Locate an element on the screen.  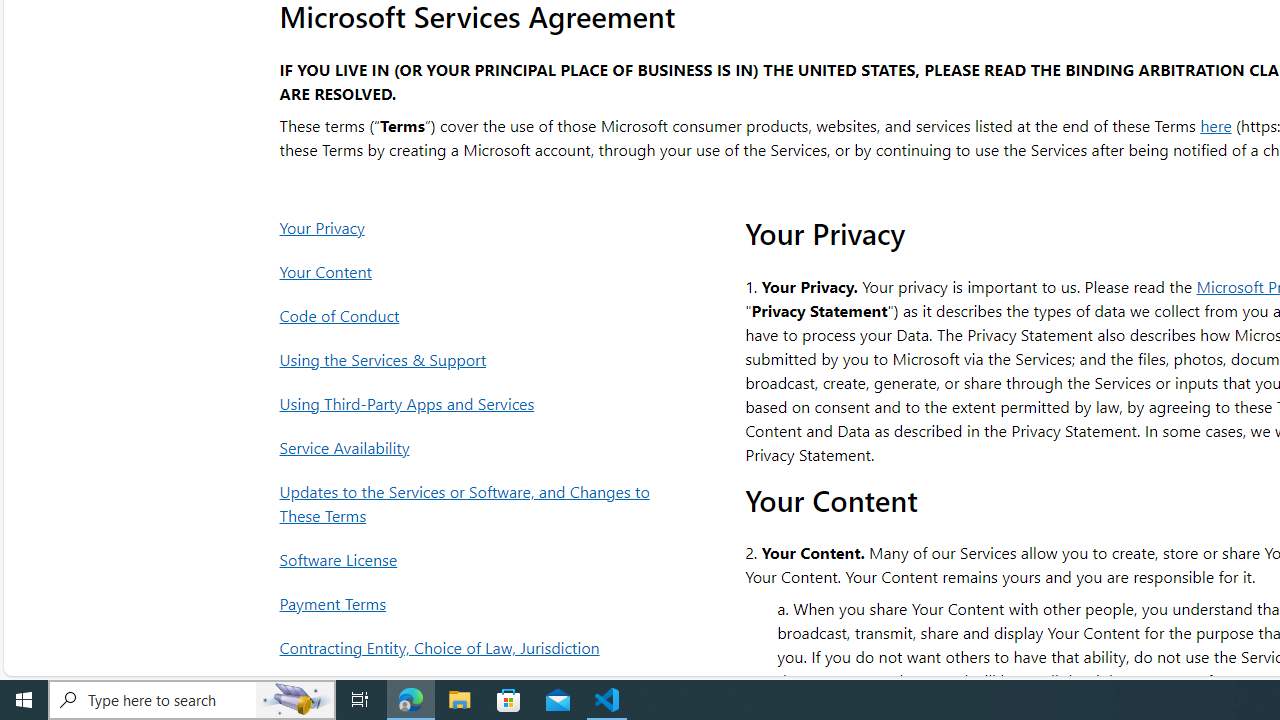
'Contracting Entity, Choice of Law, Jurisdiction' is located at coordinates (469, 647).